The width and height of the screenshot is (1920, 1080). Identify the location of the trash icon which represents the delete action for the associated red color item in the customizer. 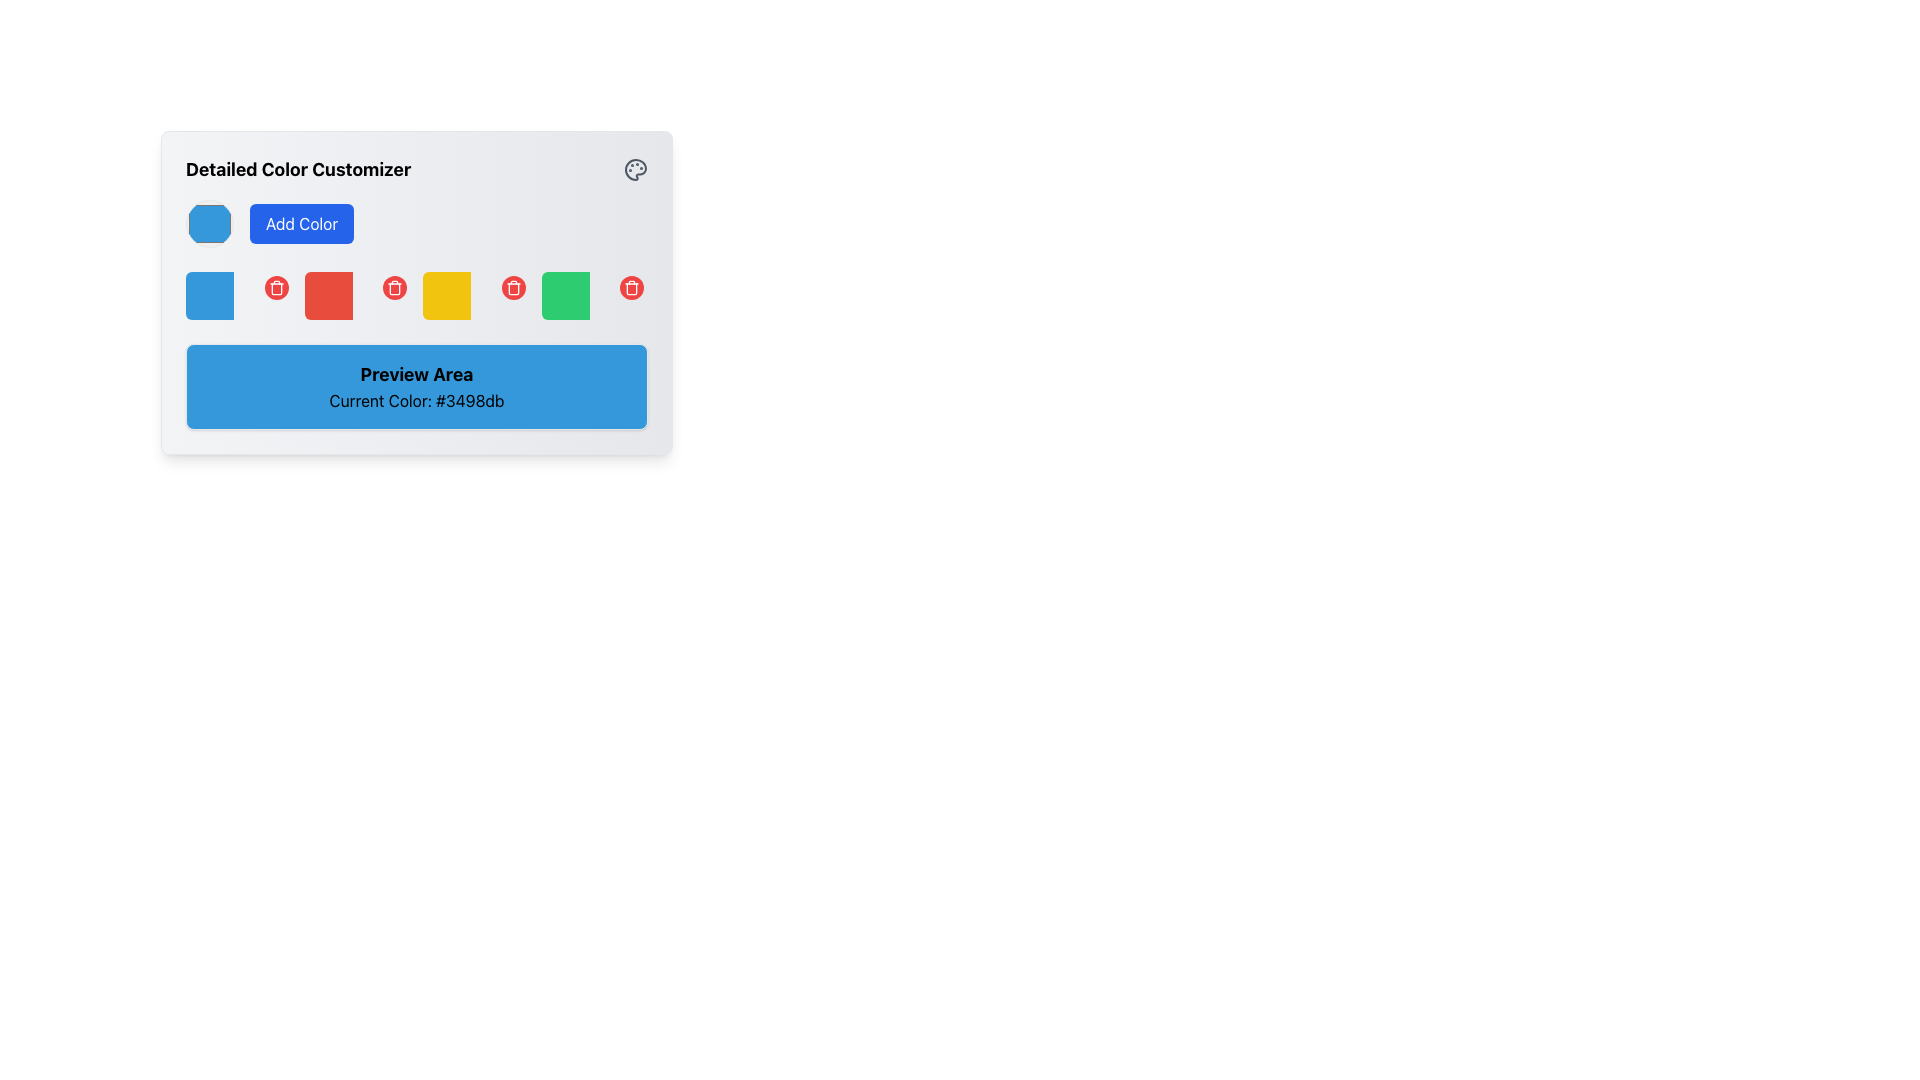
(275, 289).